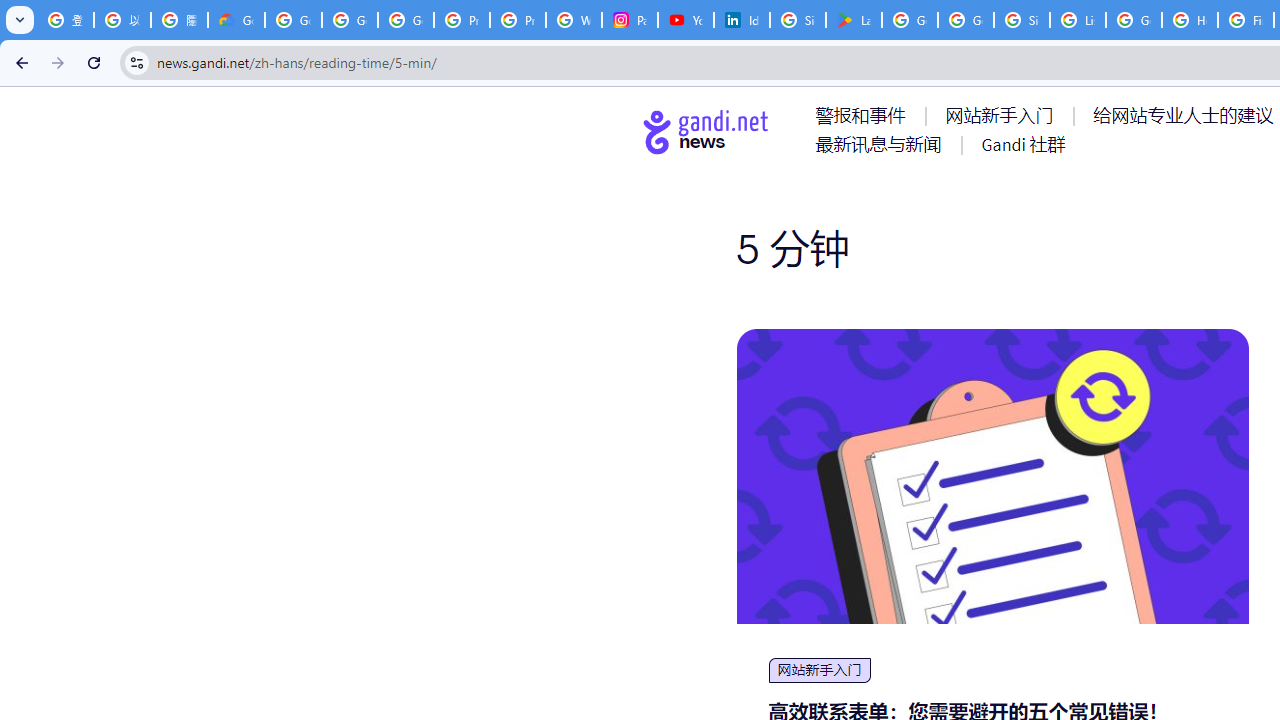 The height and width of the screenshot is (720, 1280). I want to click on 'Google Workspace - Specific Terms', so click(966, 20).